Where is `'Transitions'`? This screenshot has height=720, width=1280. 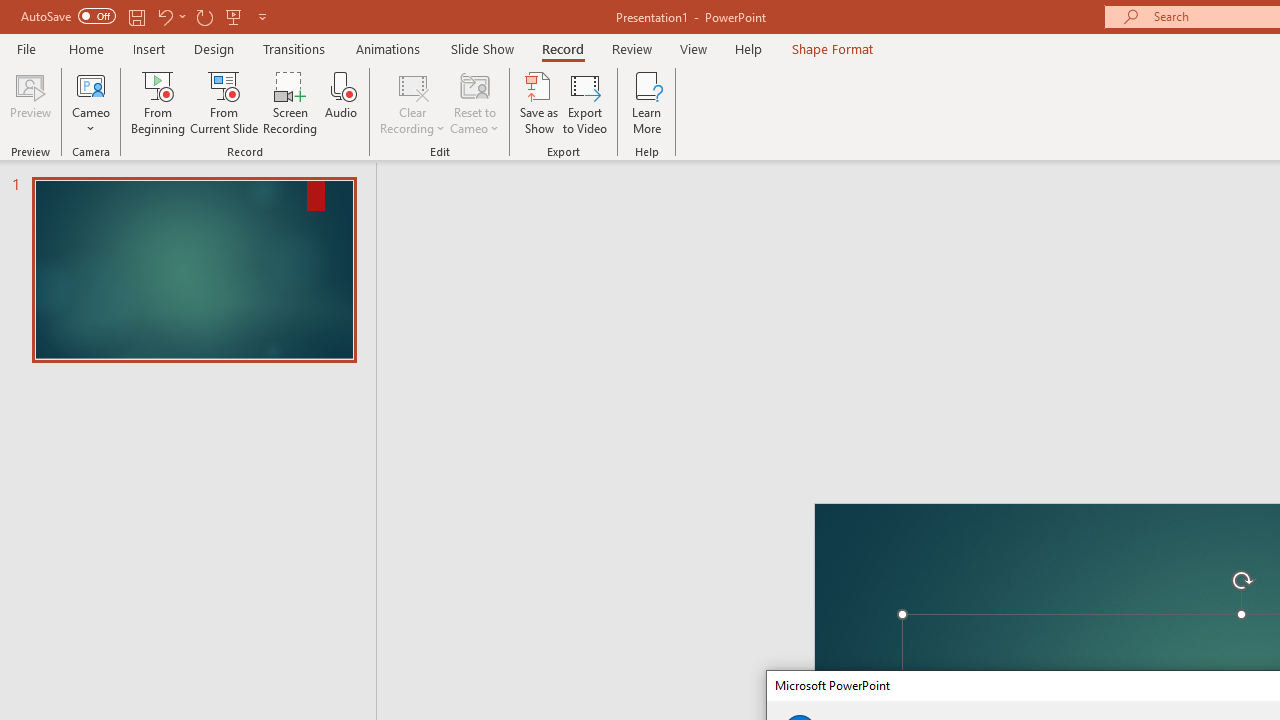
'Transitions' is located at coordinates (294, 48).